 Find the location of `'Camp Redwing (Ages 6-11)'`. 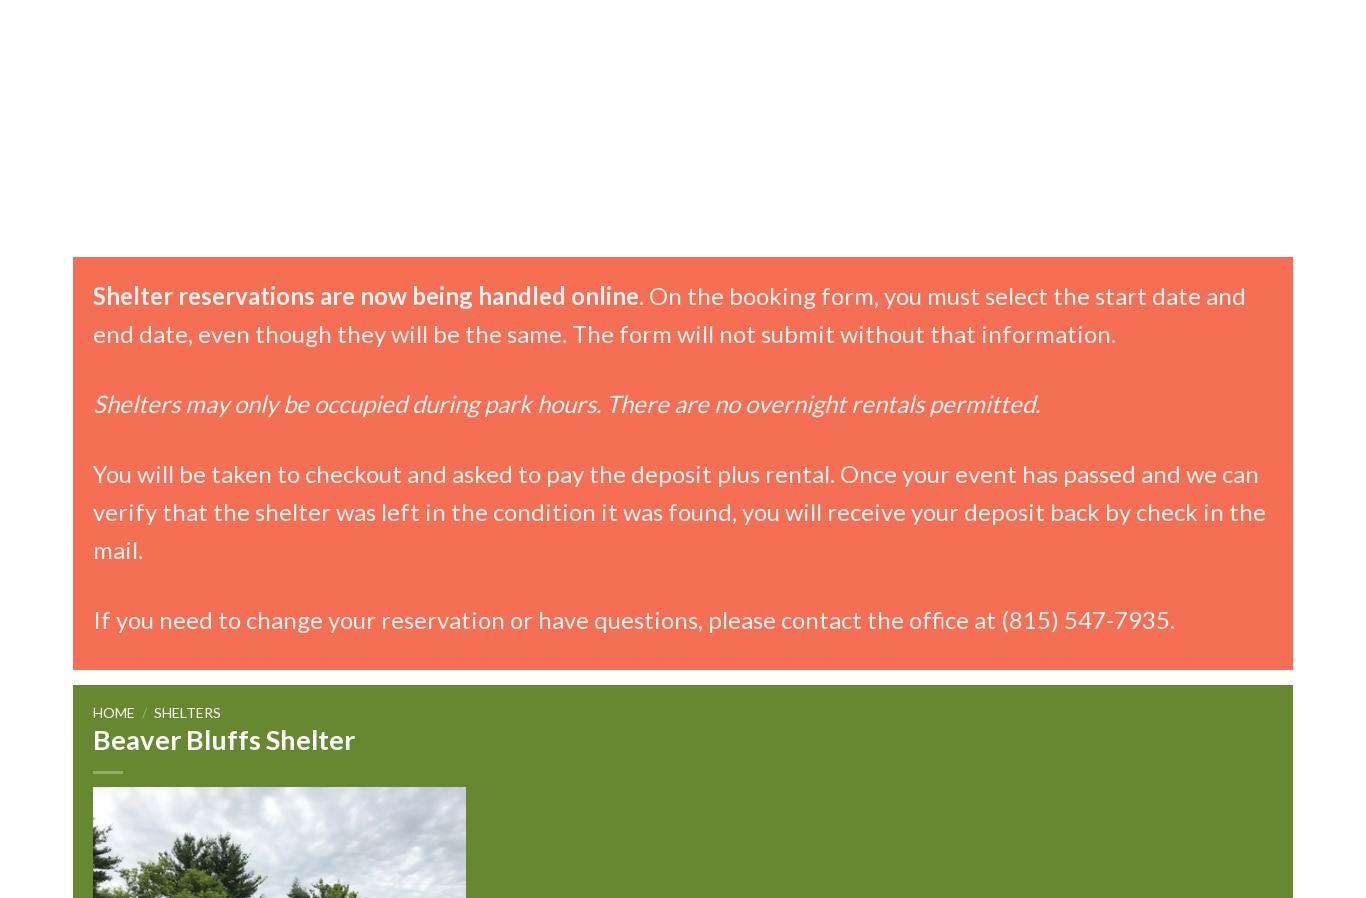

'Camp Redwing (Ages 6-11)' is located at coordinates (934, 175).